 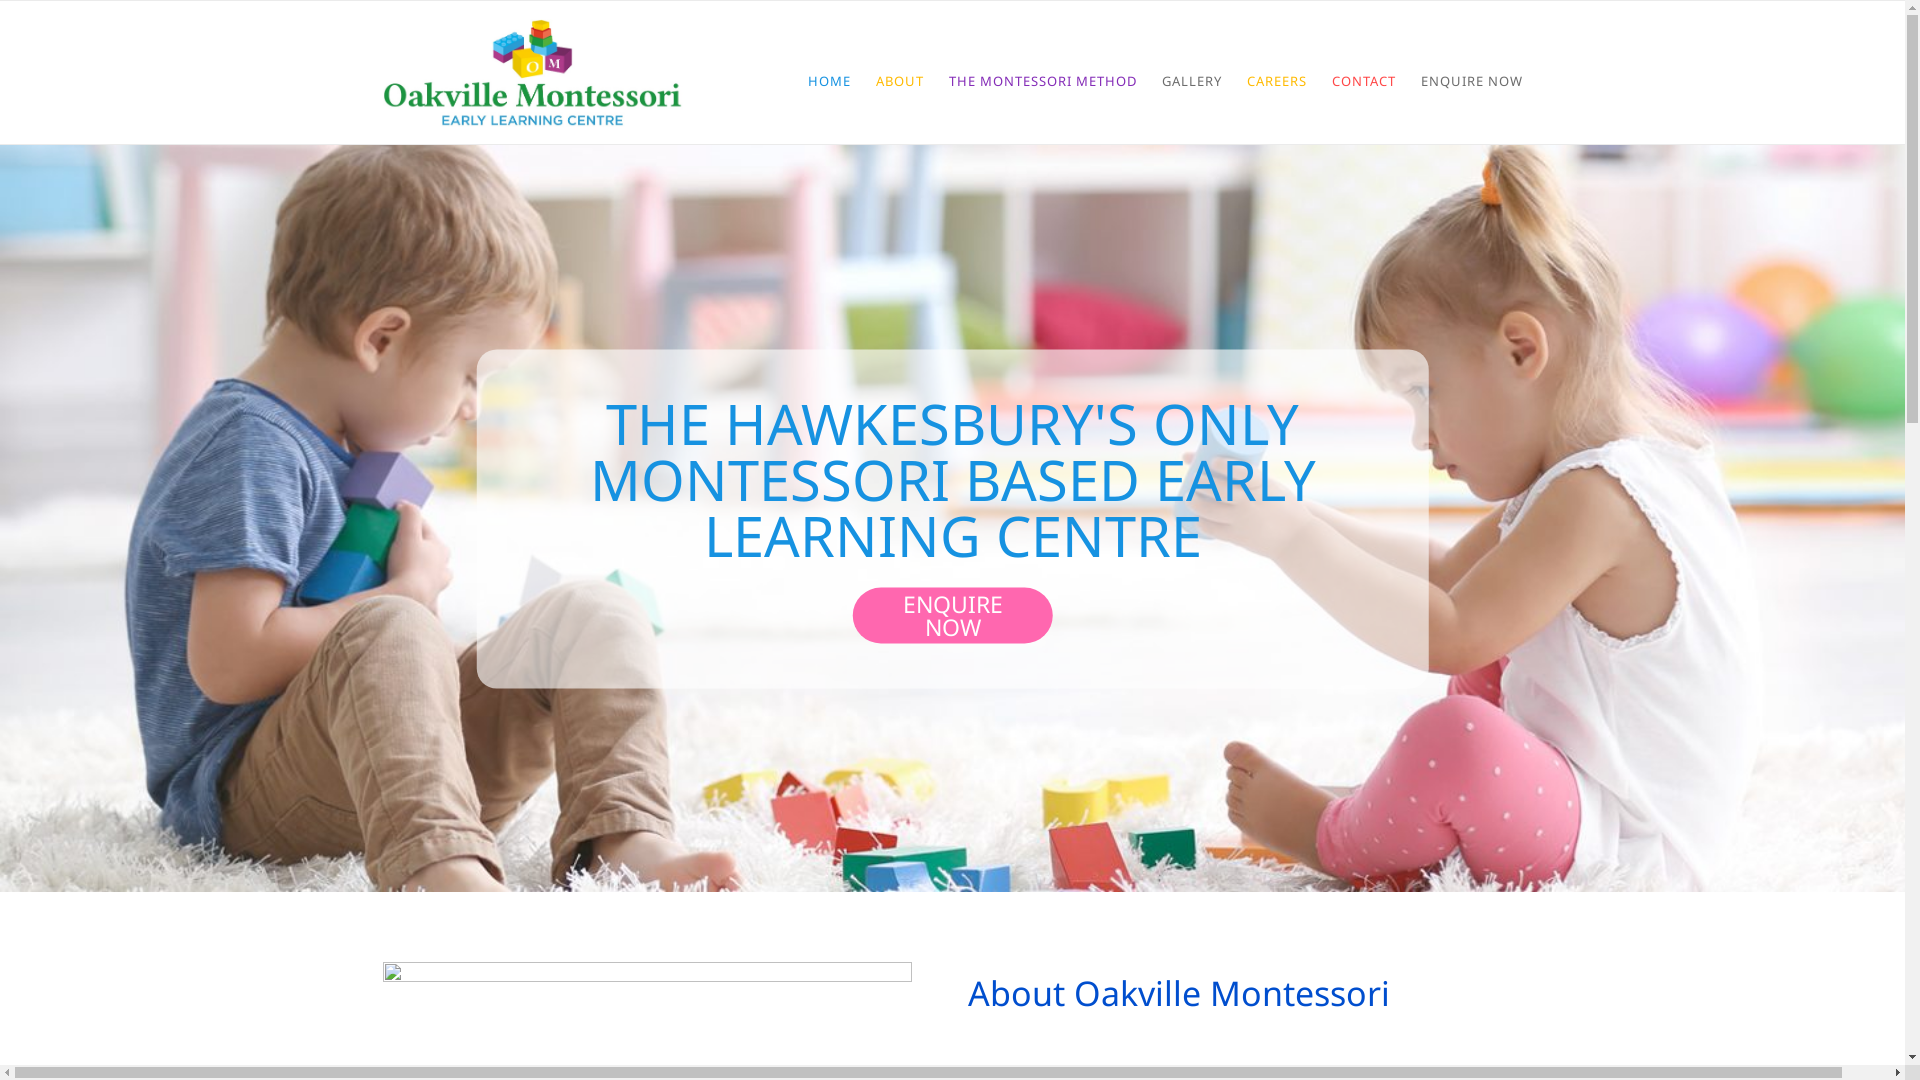 What do you see at coordinates (1191, 79) in the screenshot?
I see `'GALLERY'` at bounding box center [1191, 79].